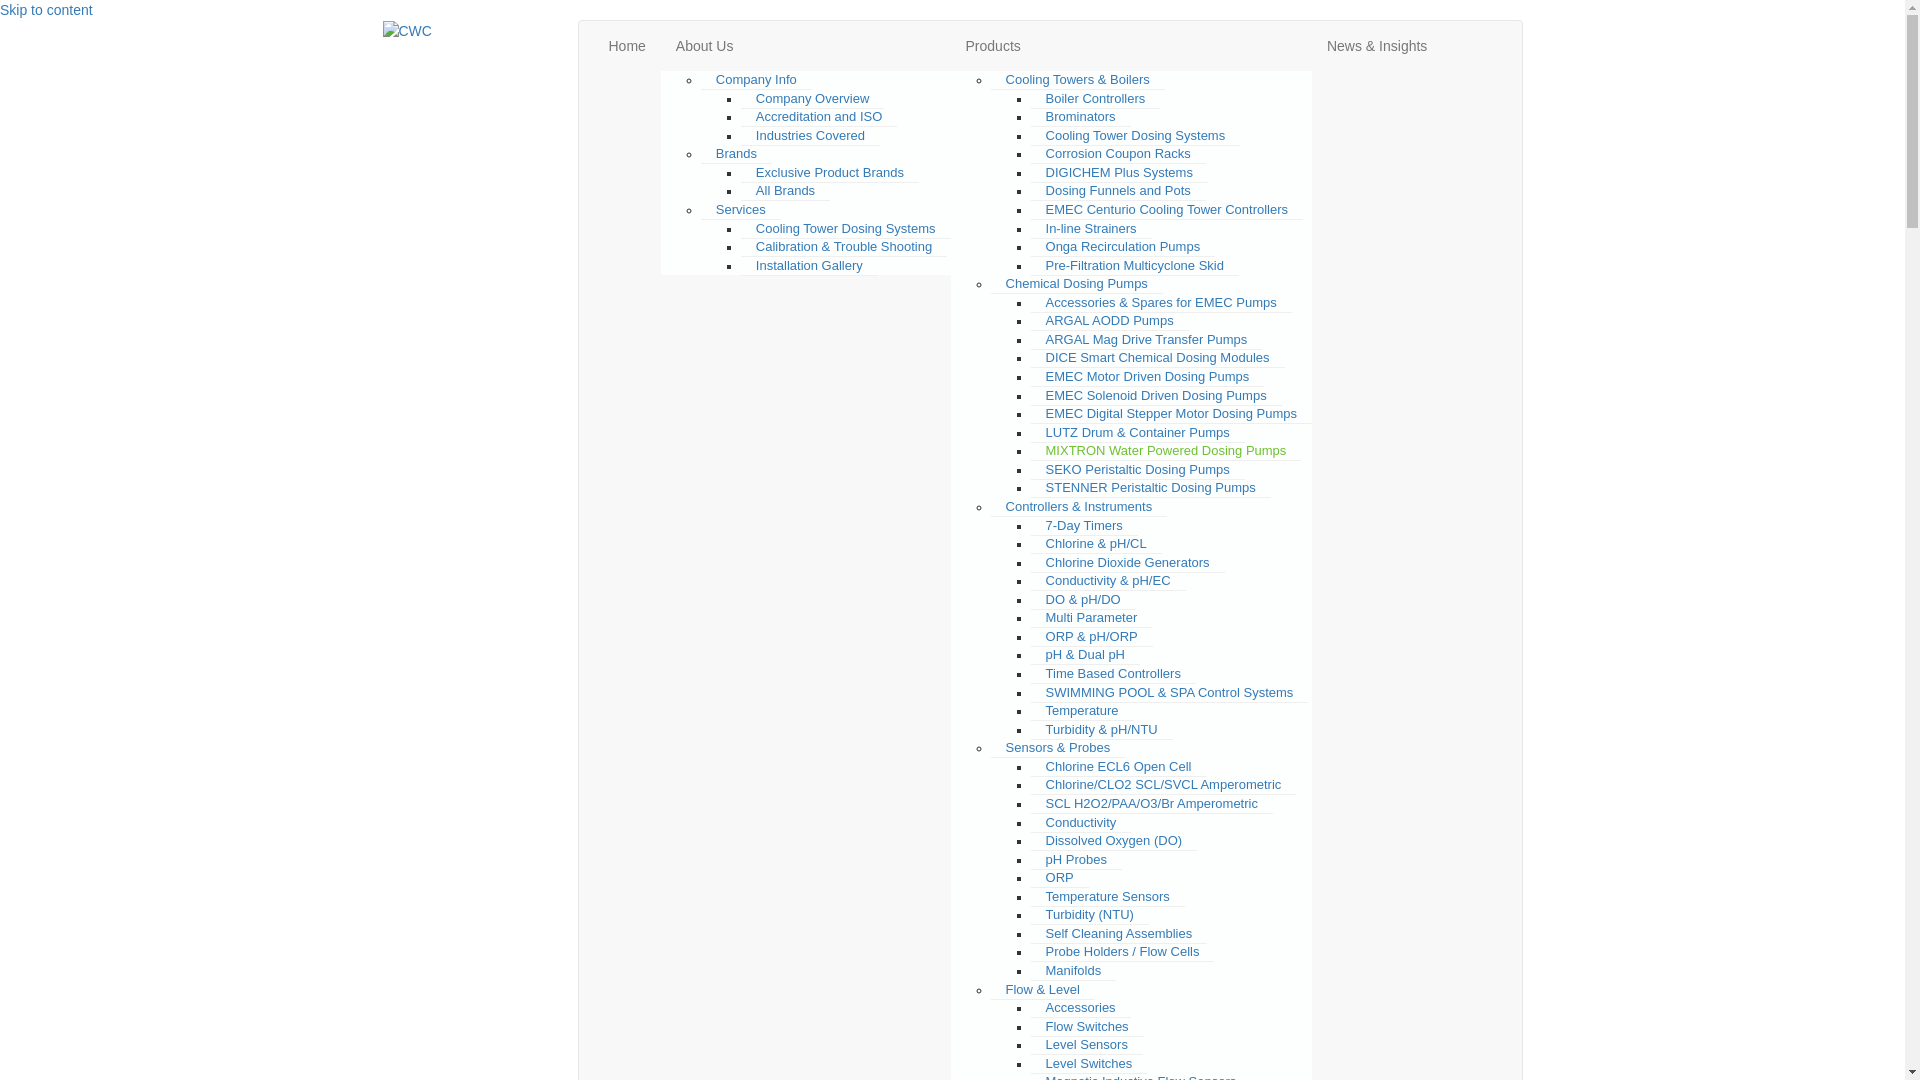 The image size is (1920, 1080). I want to click on 'Chlorine & pH/CL', so click(1095, 543).